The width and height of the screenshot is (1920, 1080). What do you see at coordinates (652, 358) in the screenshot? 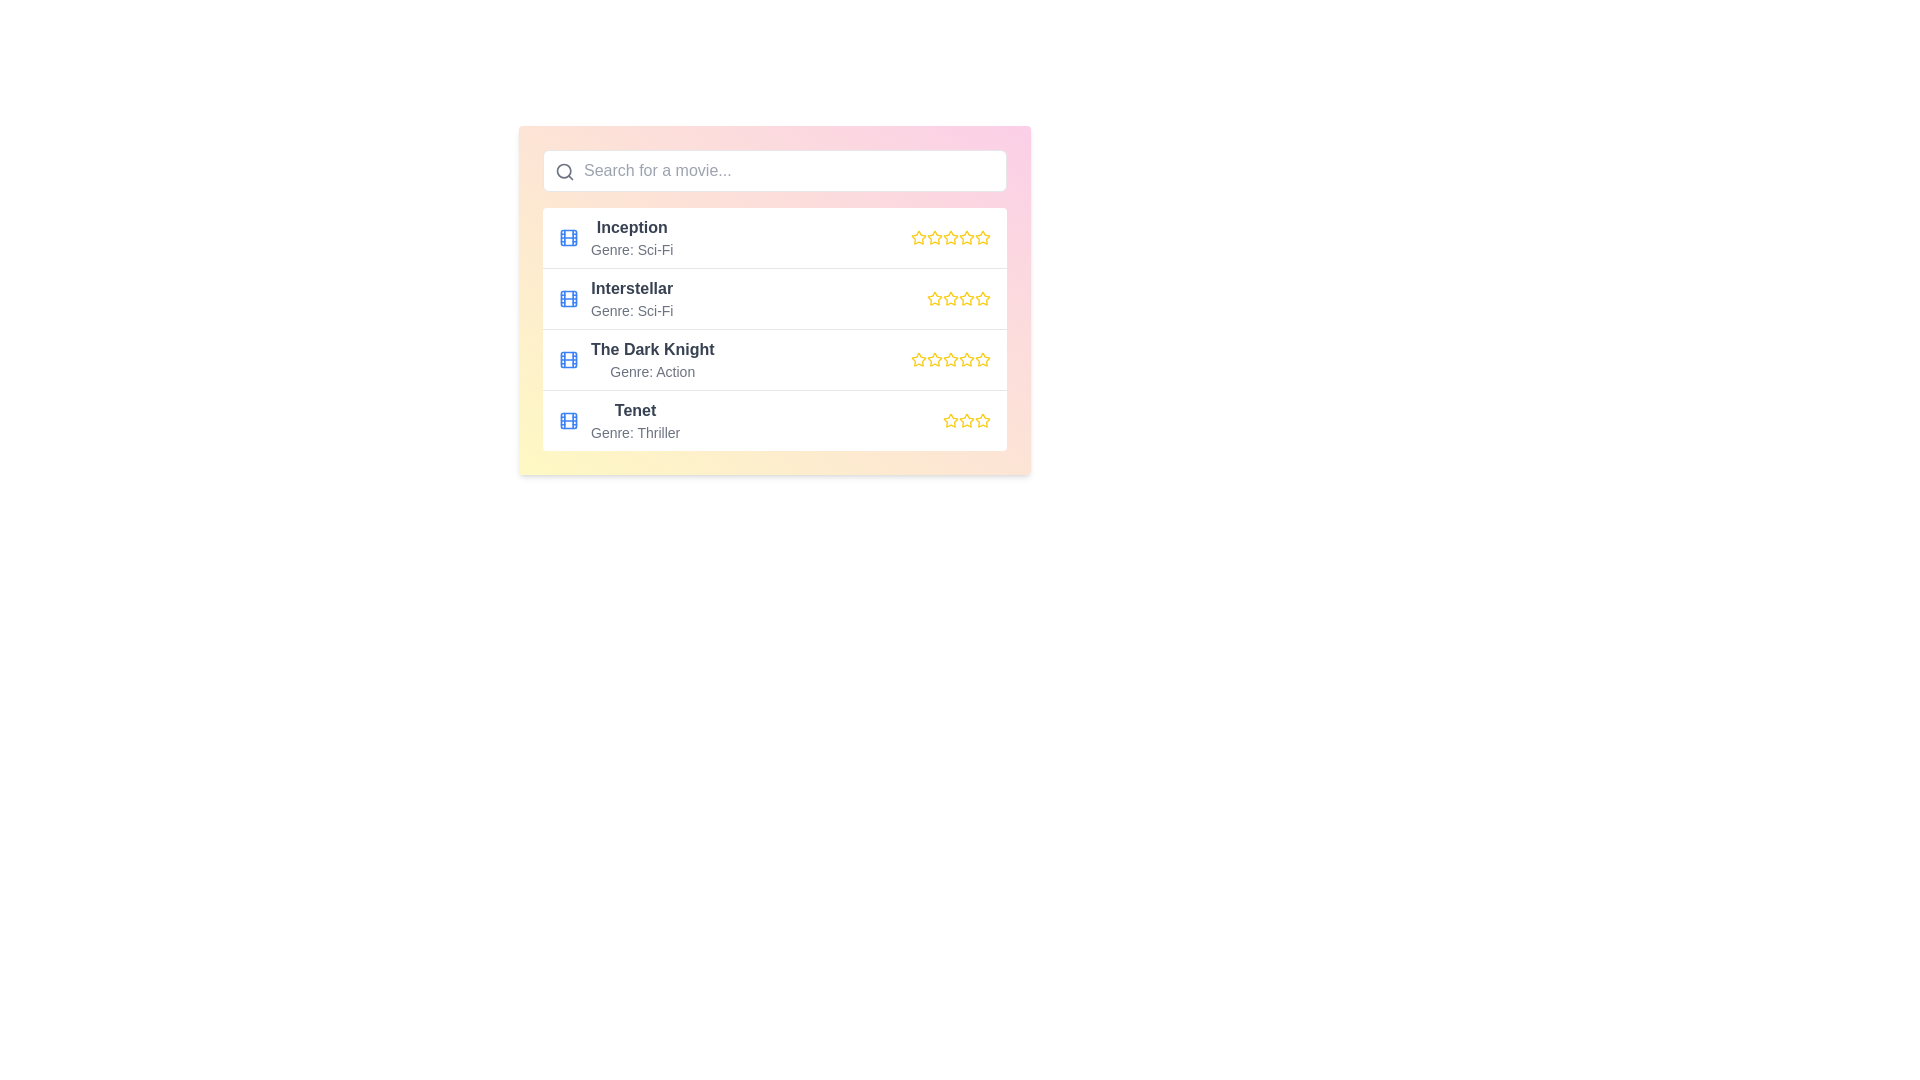
I see `the Text display block that shows the title and genre of the movie 'The Dark Knight', positioned as the third item in a vertical list of movie entries` at bounding box center [652, 358].